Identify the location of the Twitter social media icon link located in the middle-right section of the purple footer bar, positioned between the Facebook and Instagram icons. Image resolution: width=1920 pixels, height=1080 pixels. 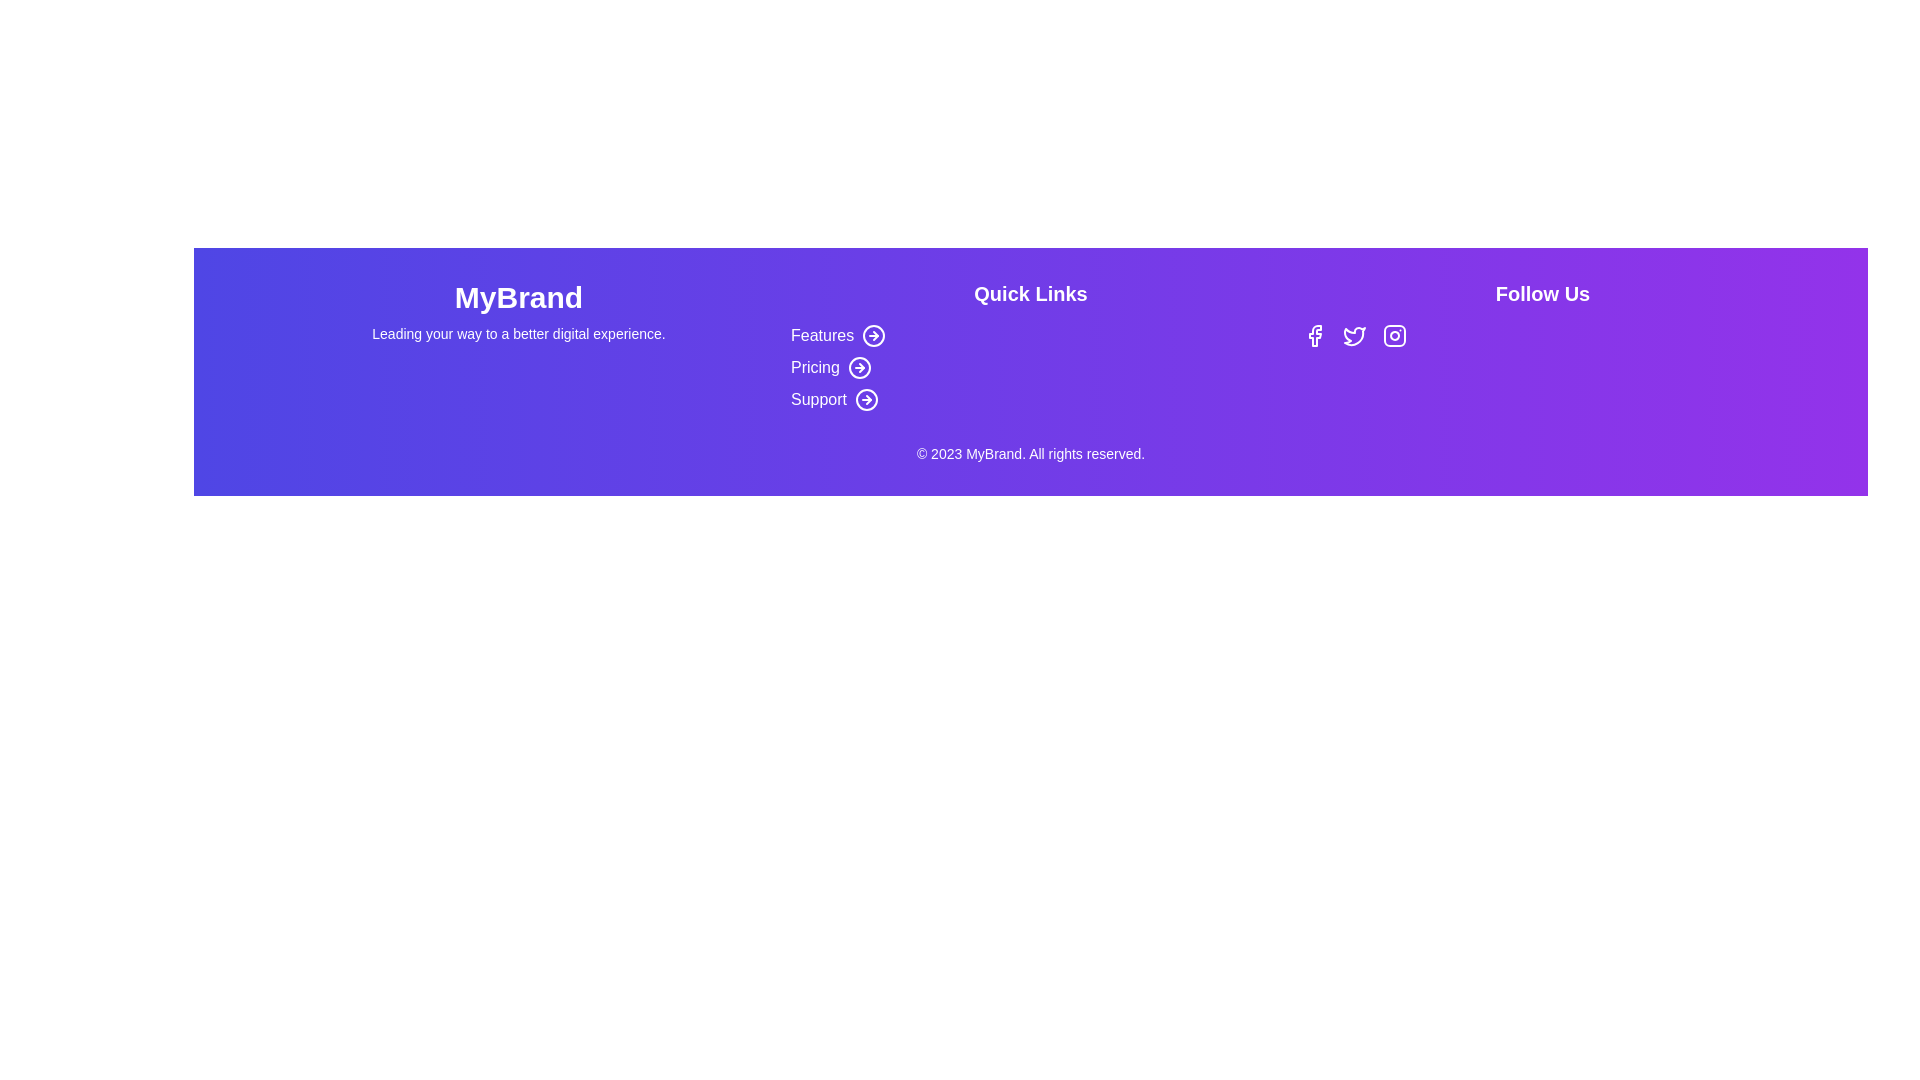
(1354, 334).